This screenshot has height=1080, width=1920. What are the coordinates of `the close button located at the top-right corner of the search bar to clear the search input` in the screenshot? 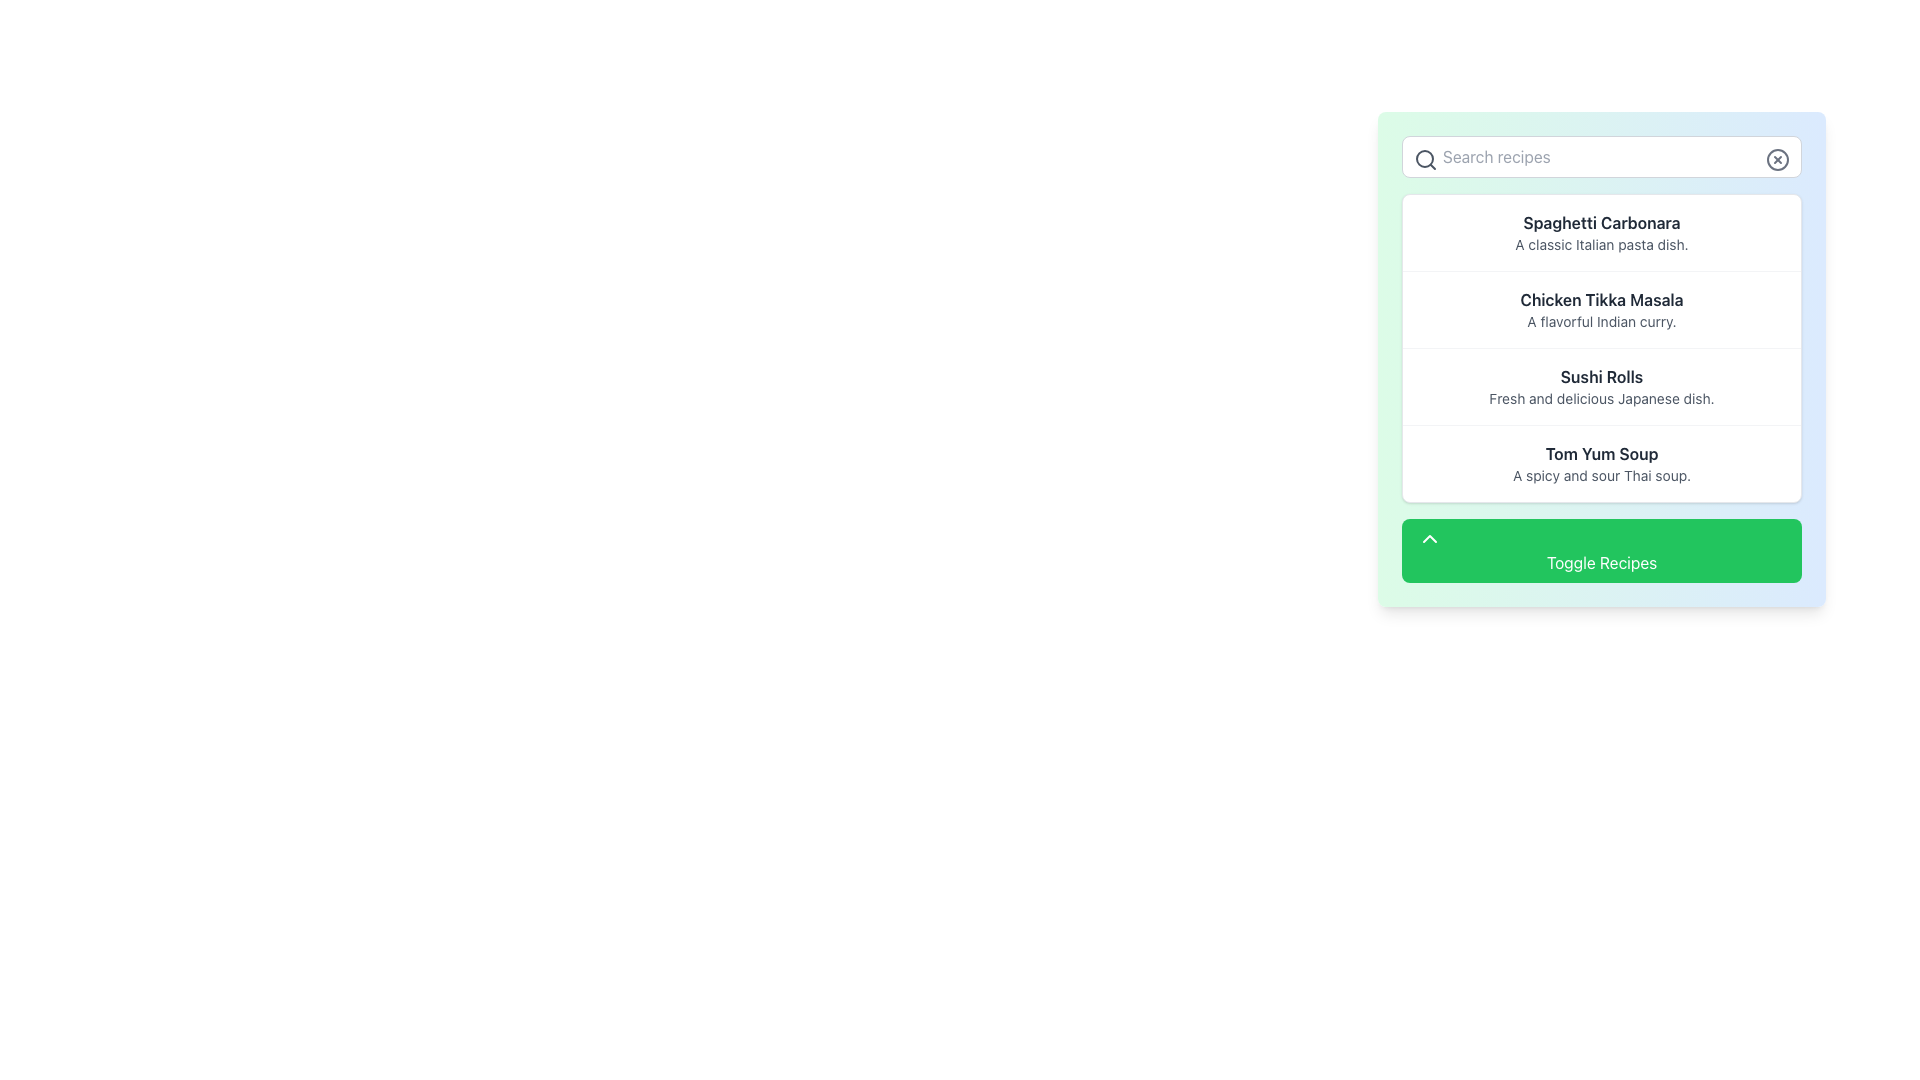 It's located at (1777, 158).